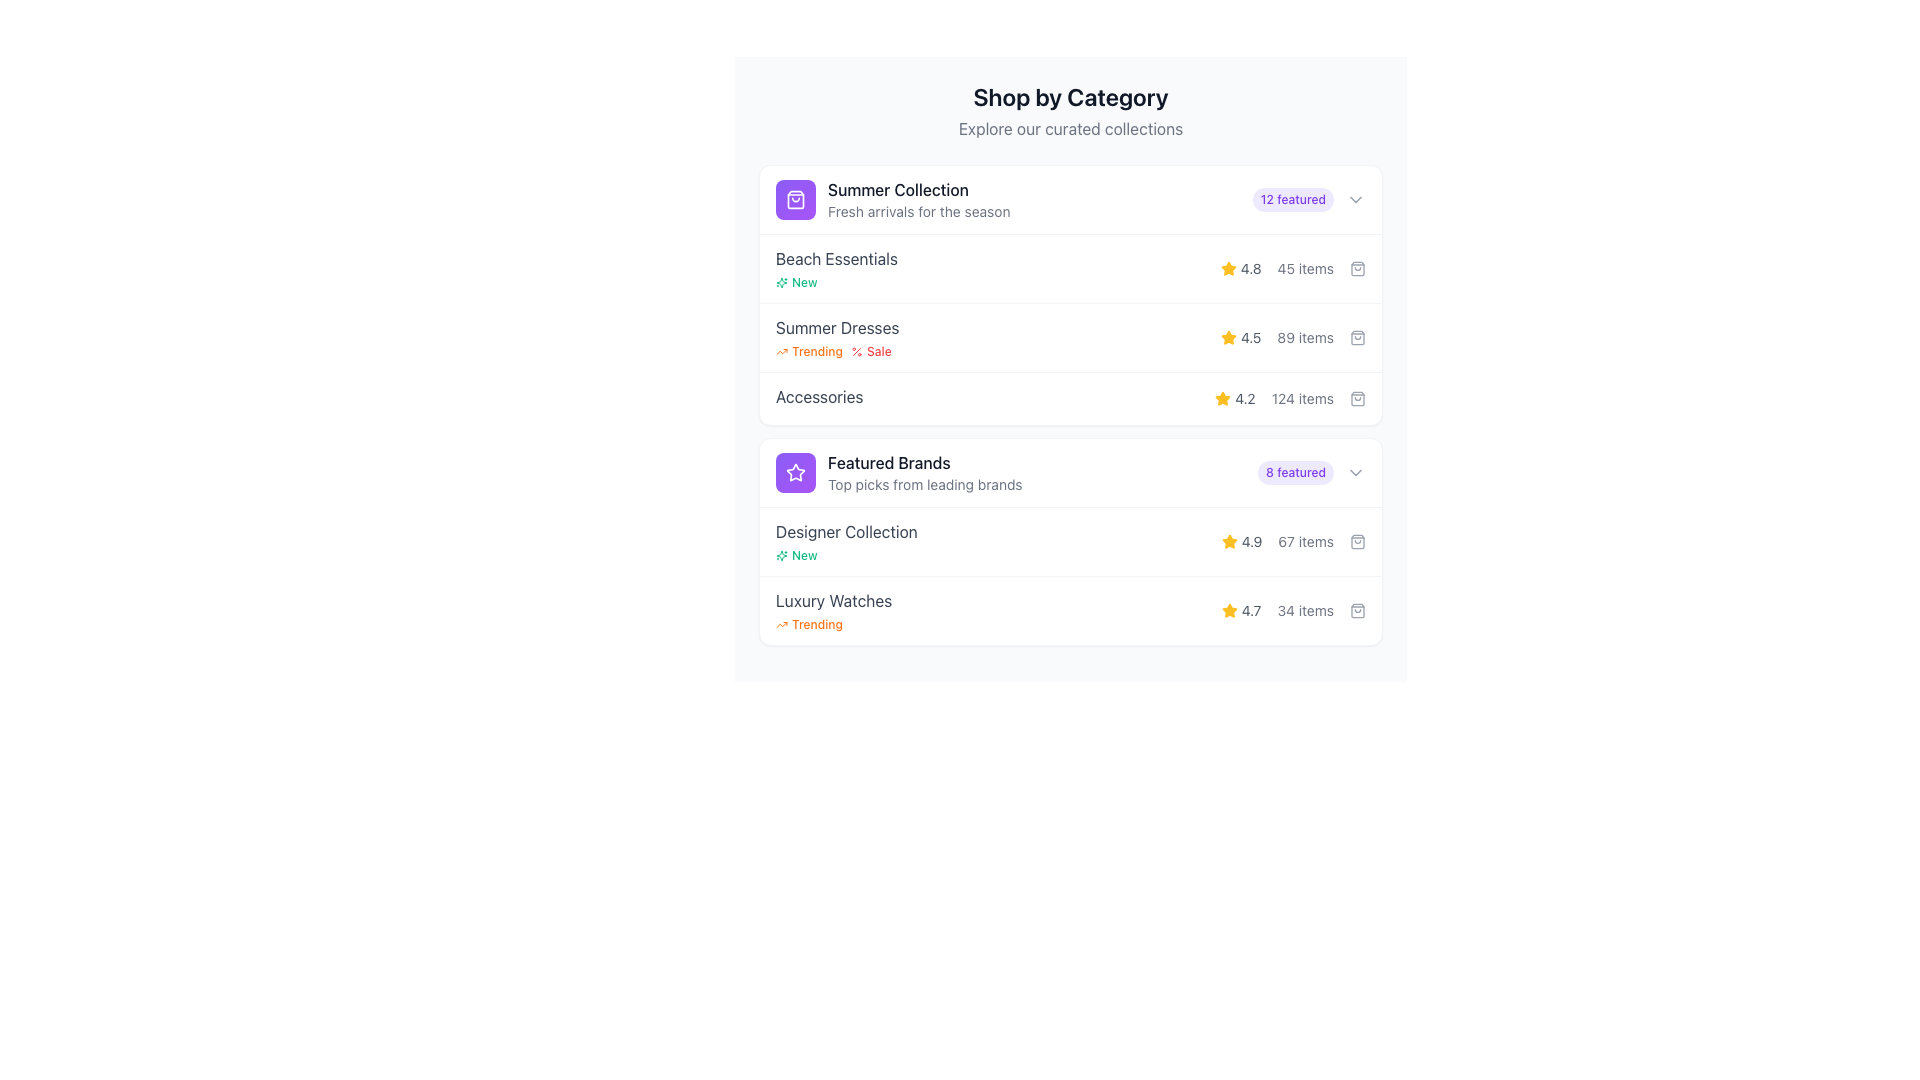 The width and height of the screenshot is (1920, 1080). What do you see at coordinates (892, 200) in the screenshot?
I see `static textual information box about the 'Summer Collection' which includes the description 'Fresh arrivals for the season.' This element is located in the 'Shop by Category' section, specifically in the first row, next to a purple square icon with a shopping bag graphic` at bounding box center [892, 200].